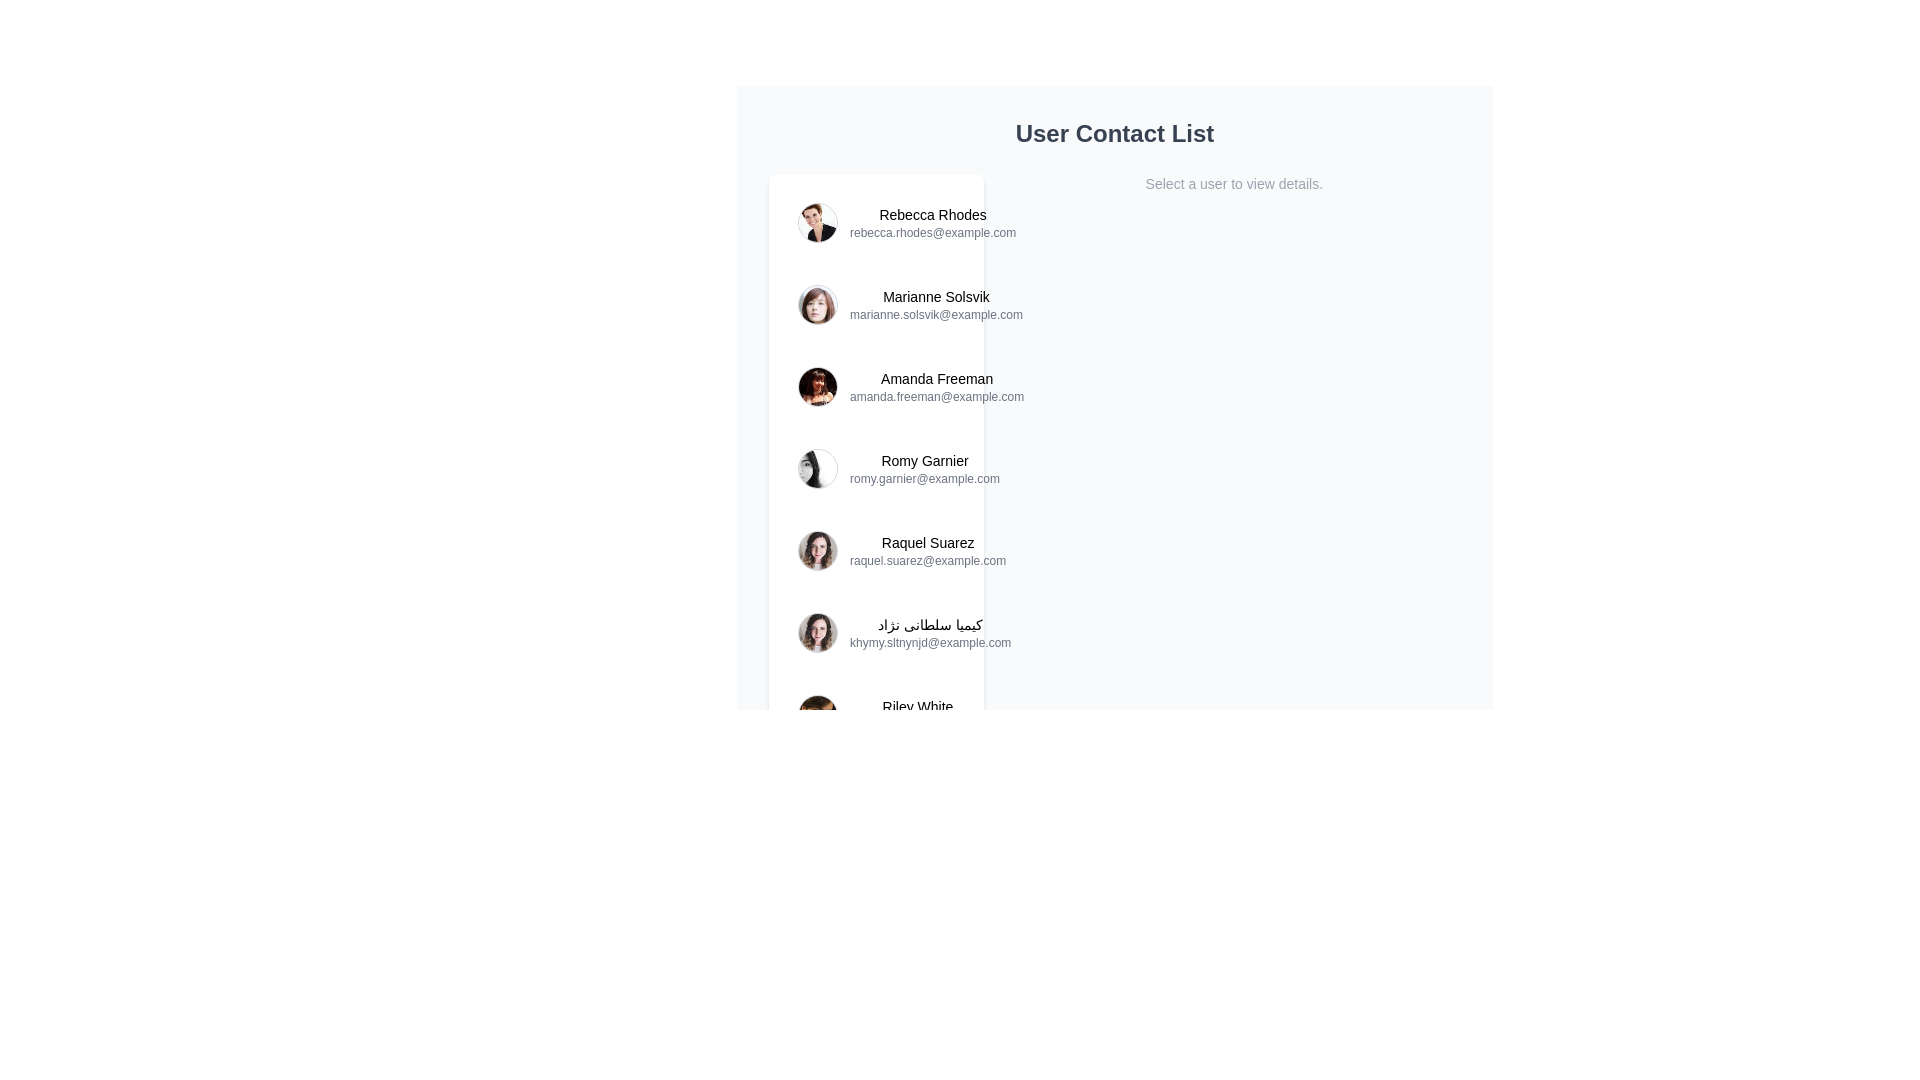 The image size is (1920, 1080). Describe the element at coordinates (916, 713) in the screenshot. I see `the Contact list entry displaying the name 'Riley White' and email 'riley.white@example.com'` at that location.